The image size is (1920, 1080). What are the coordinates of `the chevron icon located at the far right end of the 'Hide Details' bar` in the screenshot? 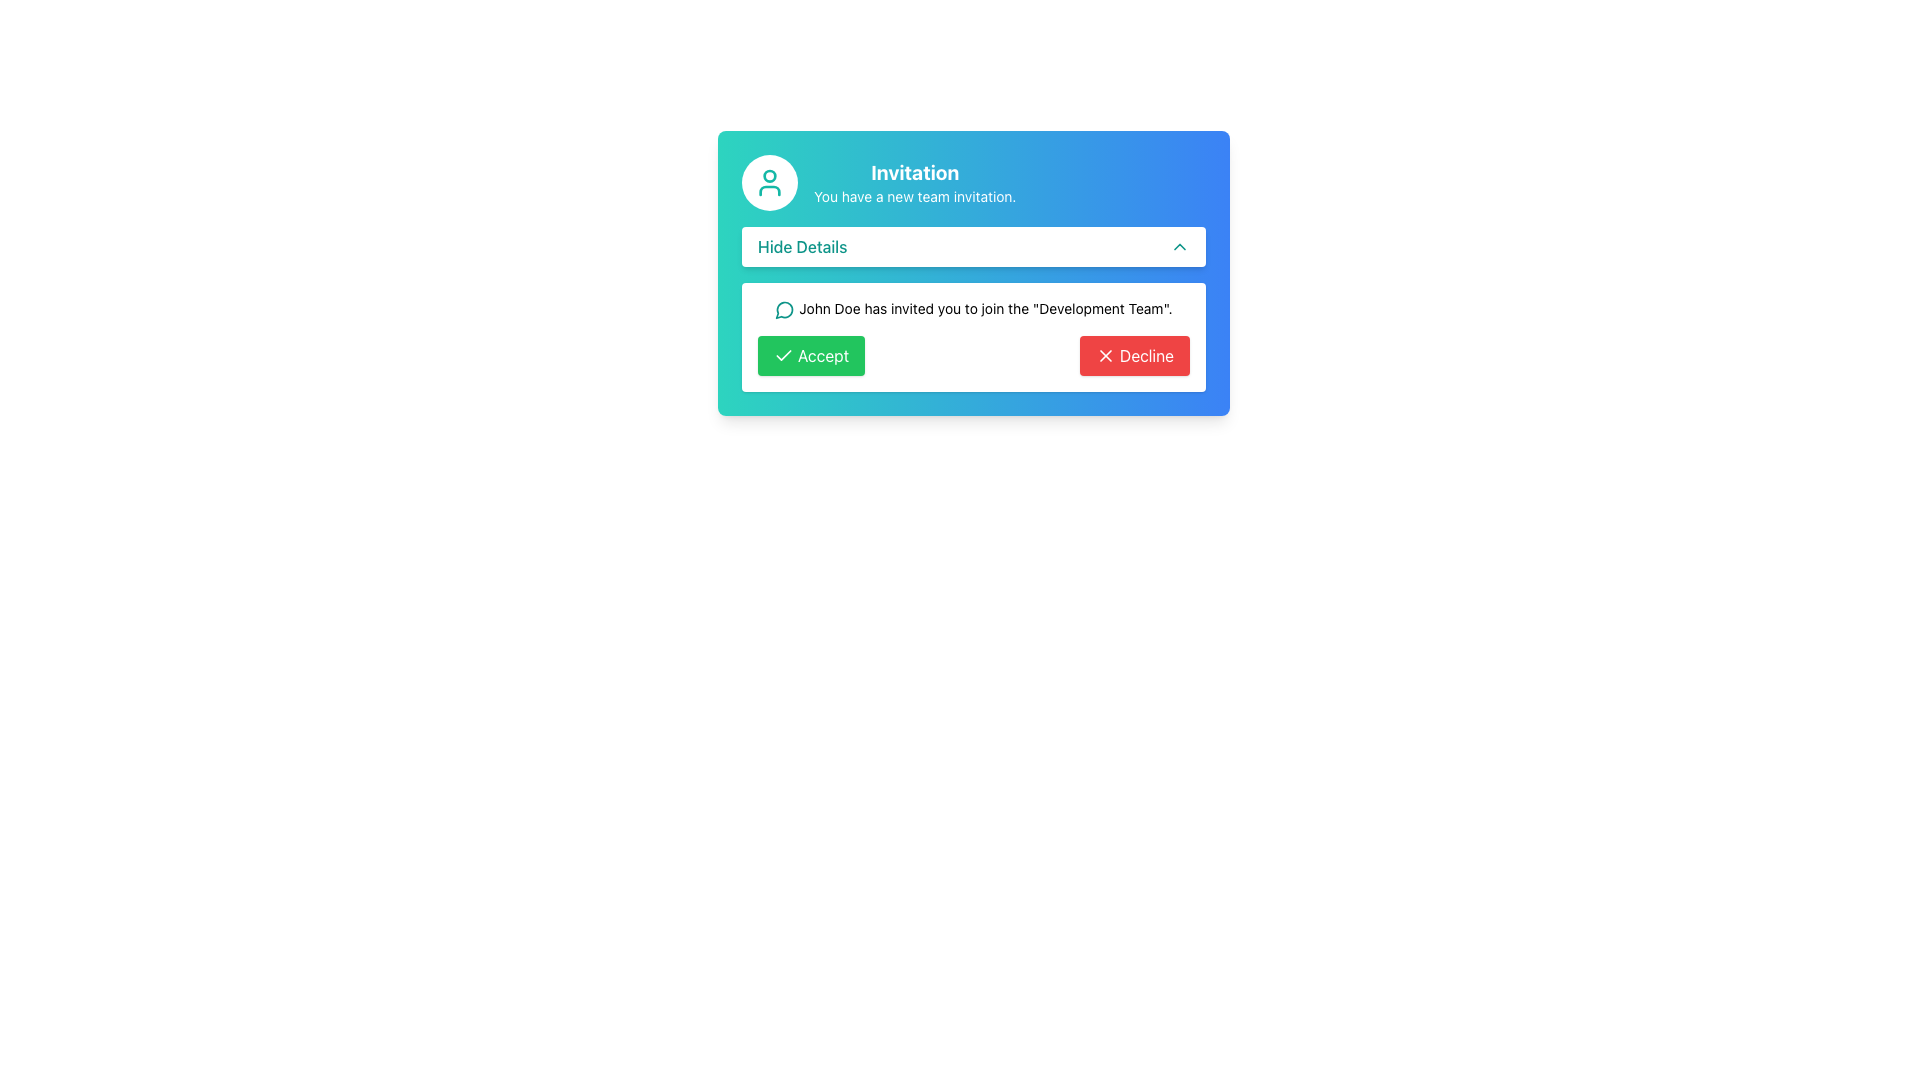 It's located at (1180, 245).